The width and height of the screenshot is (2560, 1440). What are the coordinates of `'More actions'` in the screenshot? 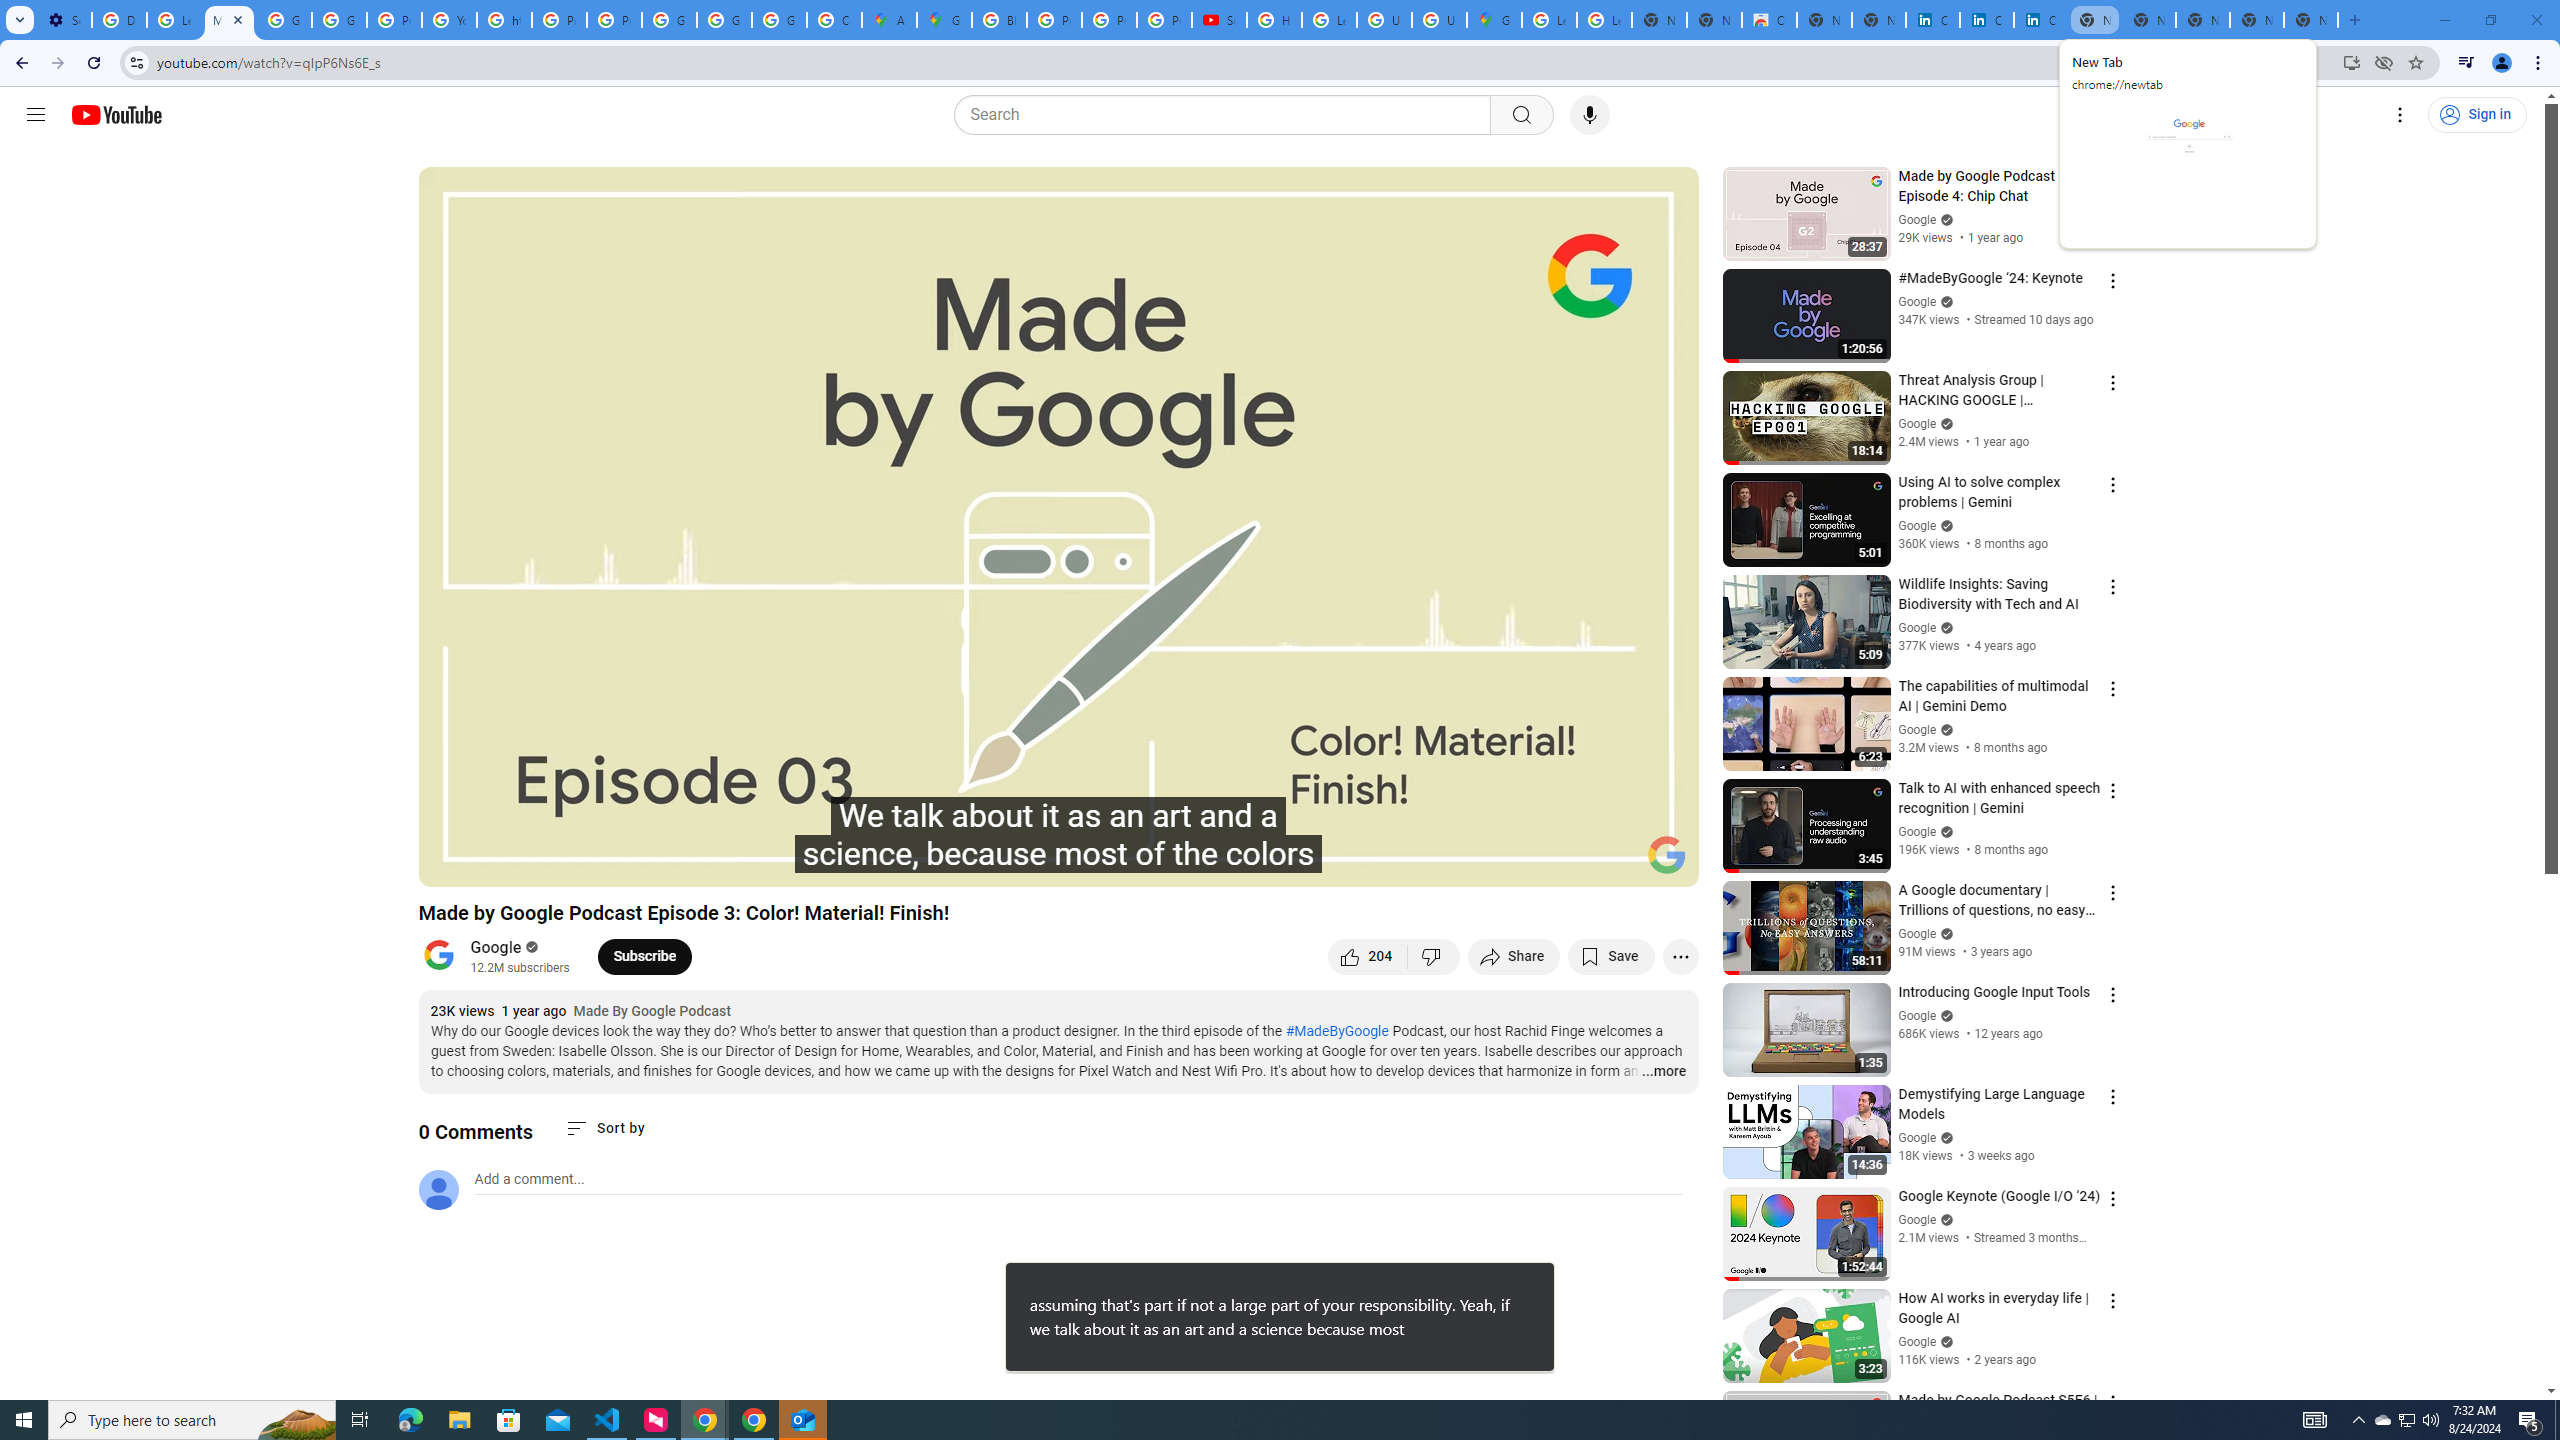 It's located at (1679, 955).